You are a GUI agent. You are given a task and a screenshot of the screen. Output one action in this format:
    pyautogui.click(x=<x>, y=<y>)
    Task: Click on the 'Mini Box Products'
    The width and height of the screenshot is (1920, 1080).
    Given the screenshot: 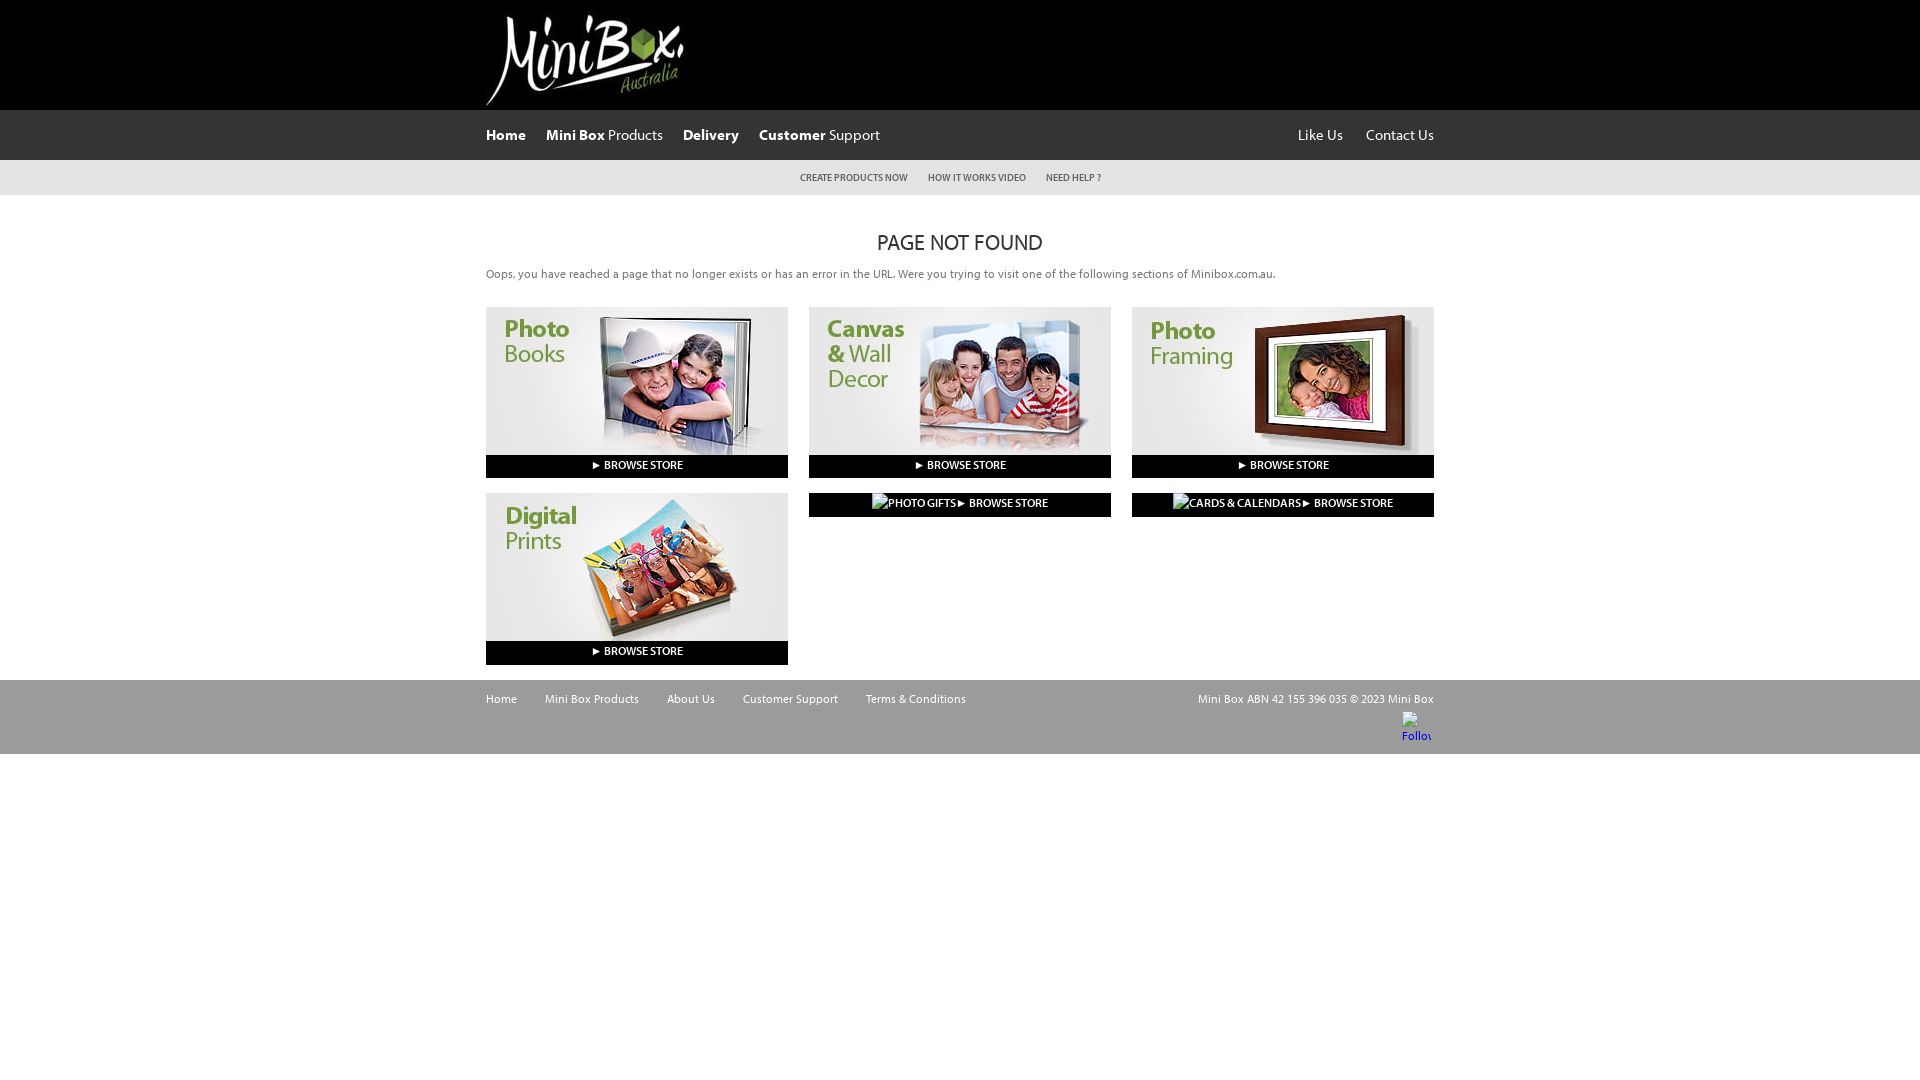 What is the action you would take?
    pyautogui.click(x=603, y=134)
    